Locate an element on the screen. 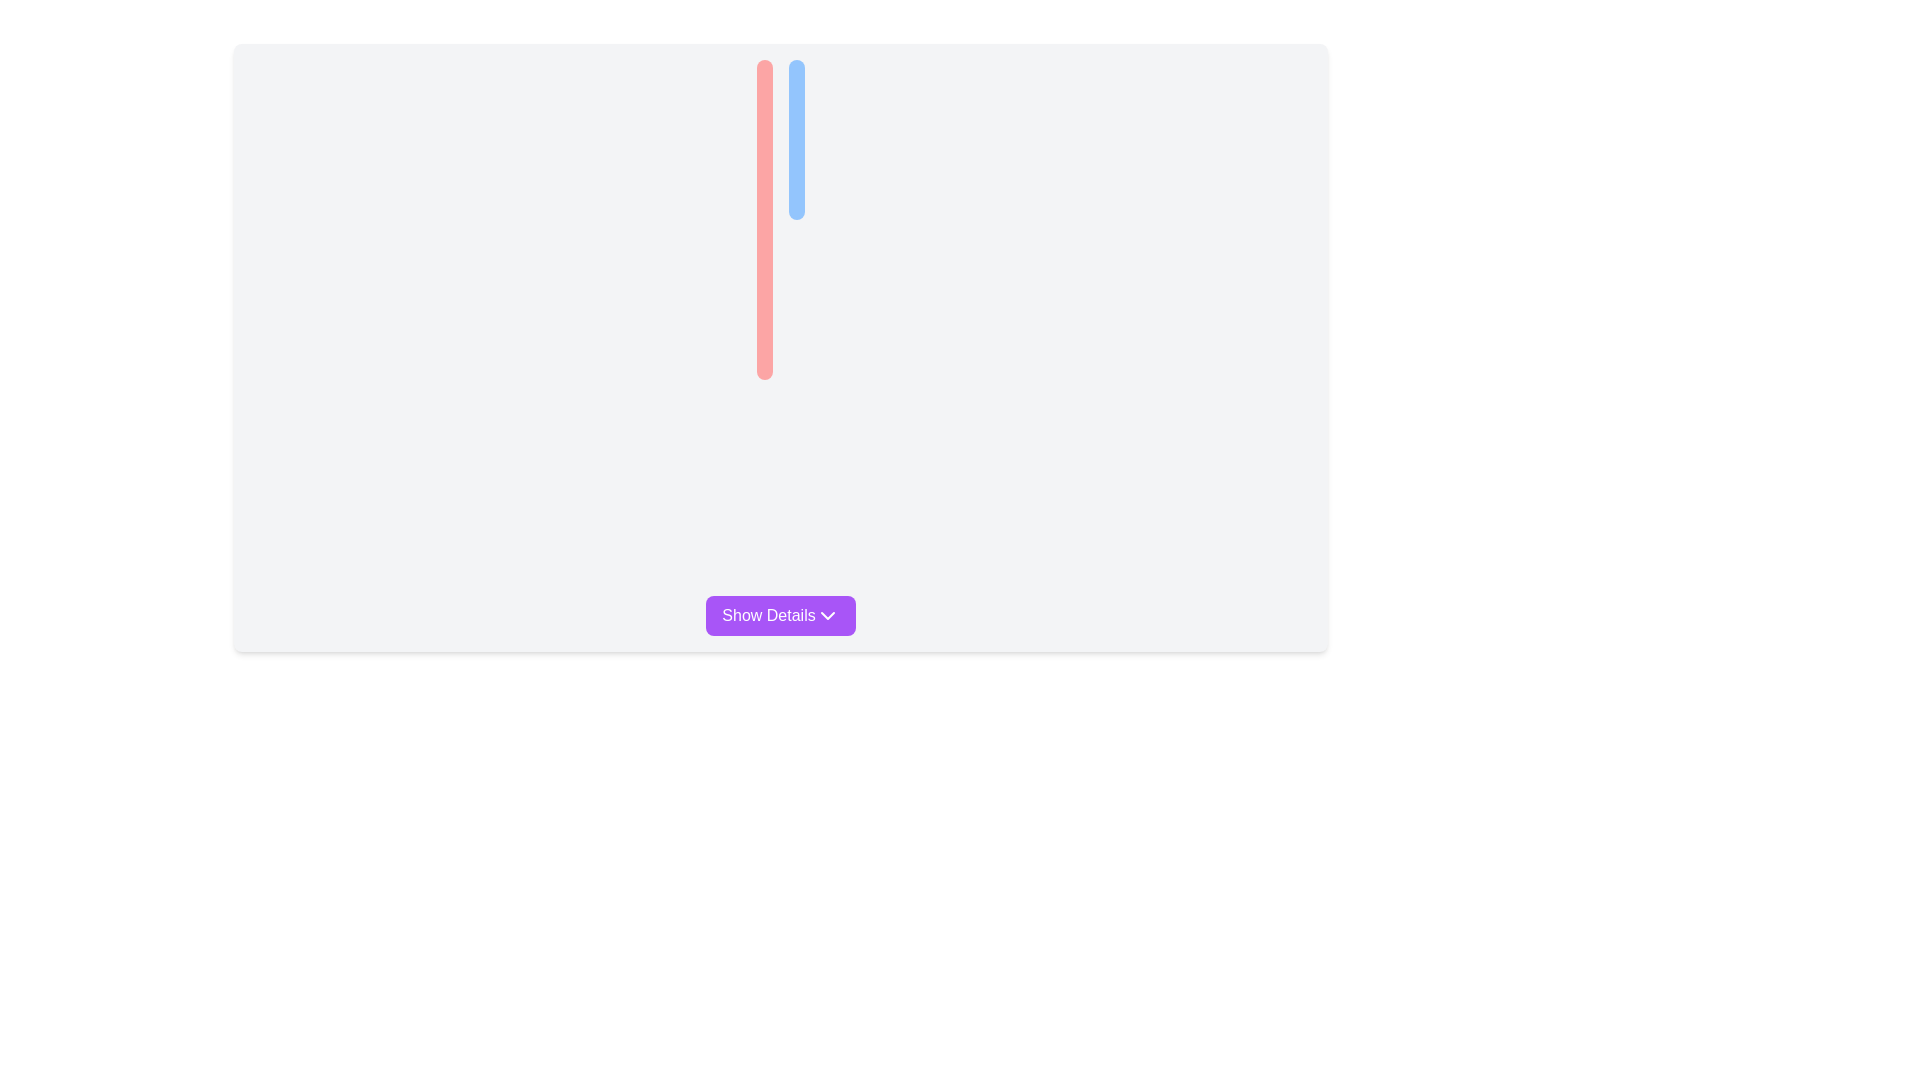 This screenshot has width=1920, height=1080. the chevron-down icon located on the right side of the purple 'Show Details' button is located at coordinates (827, 615).